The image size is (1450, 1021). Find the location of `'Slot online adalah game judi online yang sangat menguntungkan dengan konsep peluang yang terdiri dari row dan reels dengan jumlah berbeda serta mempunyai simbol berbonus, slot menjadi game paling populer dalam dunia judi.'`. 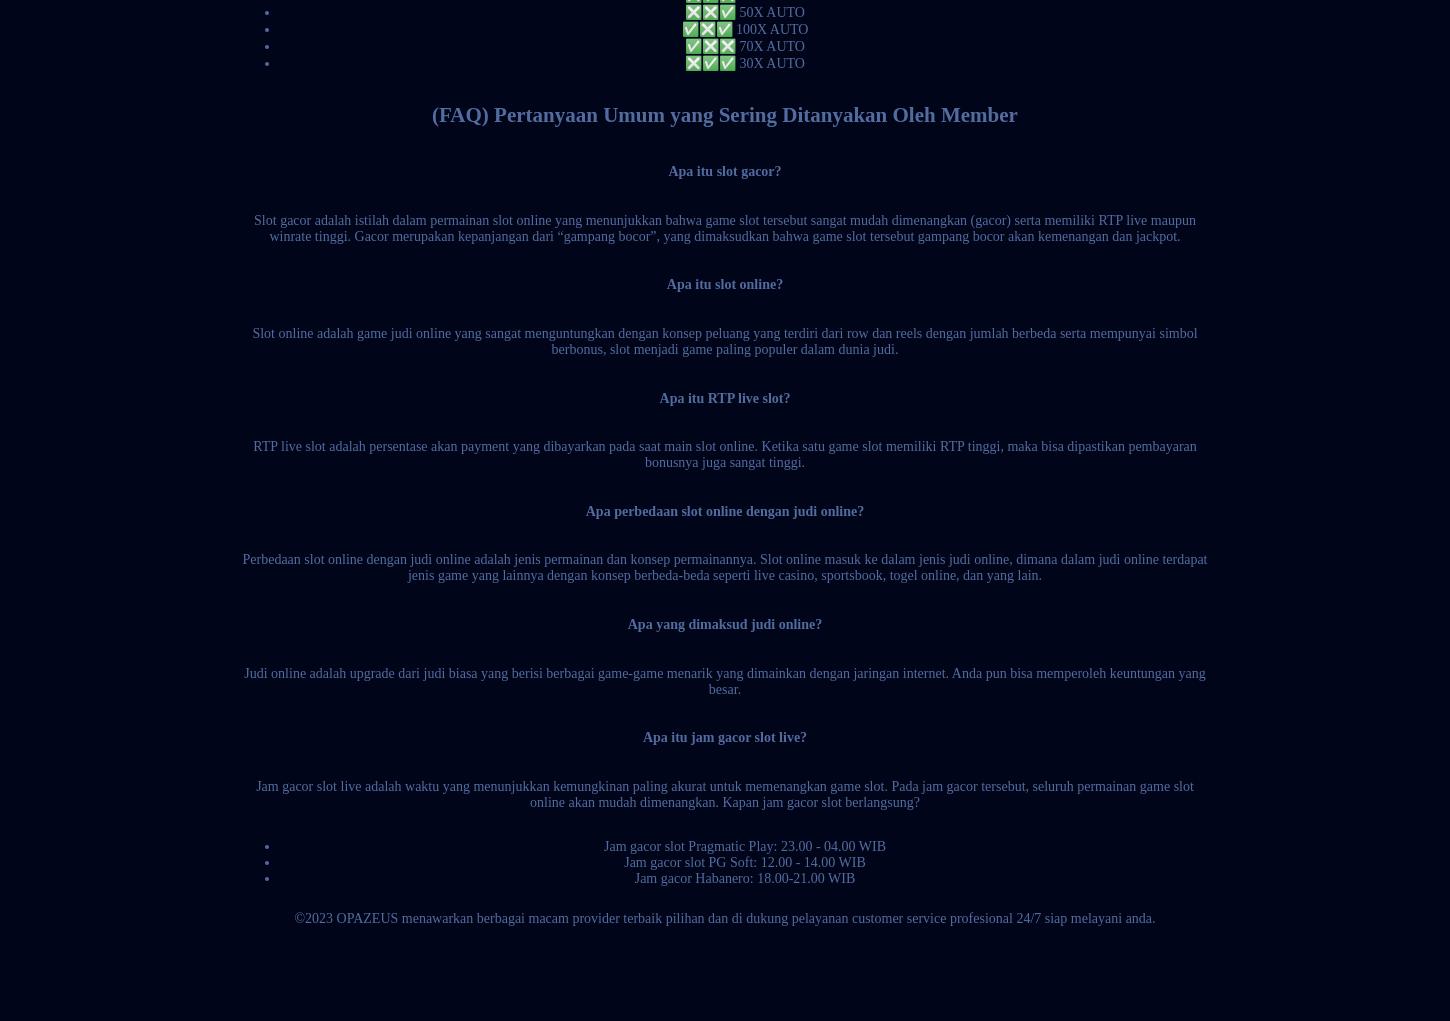

'Slot online adalah game judi online yang sangat menguntungkan dengan konsep peluang yang terdiri dari row dan reels dengan jumlah berbeda serta mempunyai simbol berbonus, slot menjadi game paling populer dalam dunia judi.' is located at coordinates (723, 340).